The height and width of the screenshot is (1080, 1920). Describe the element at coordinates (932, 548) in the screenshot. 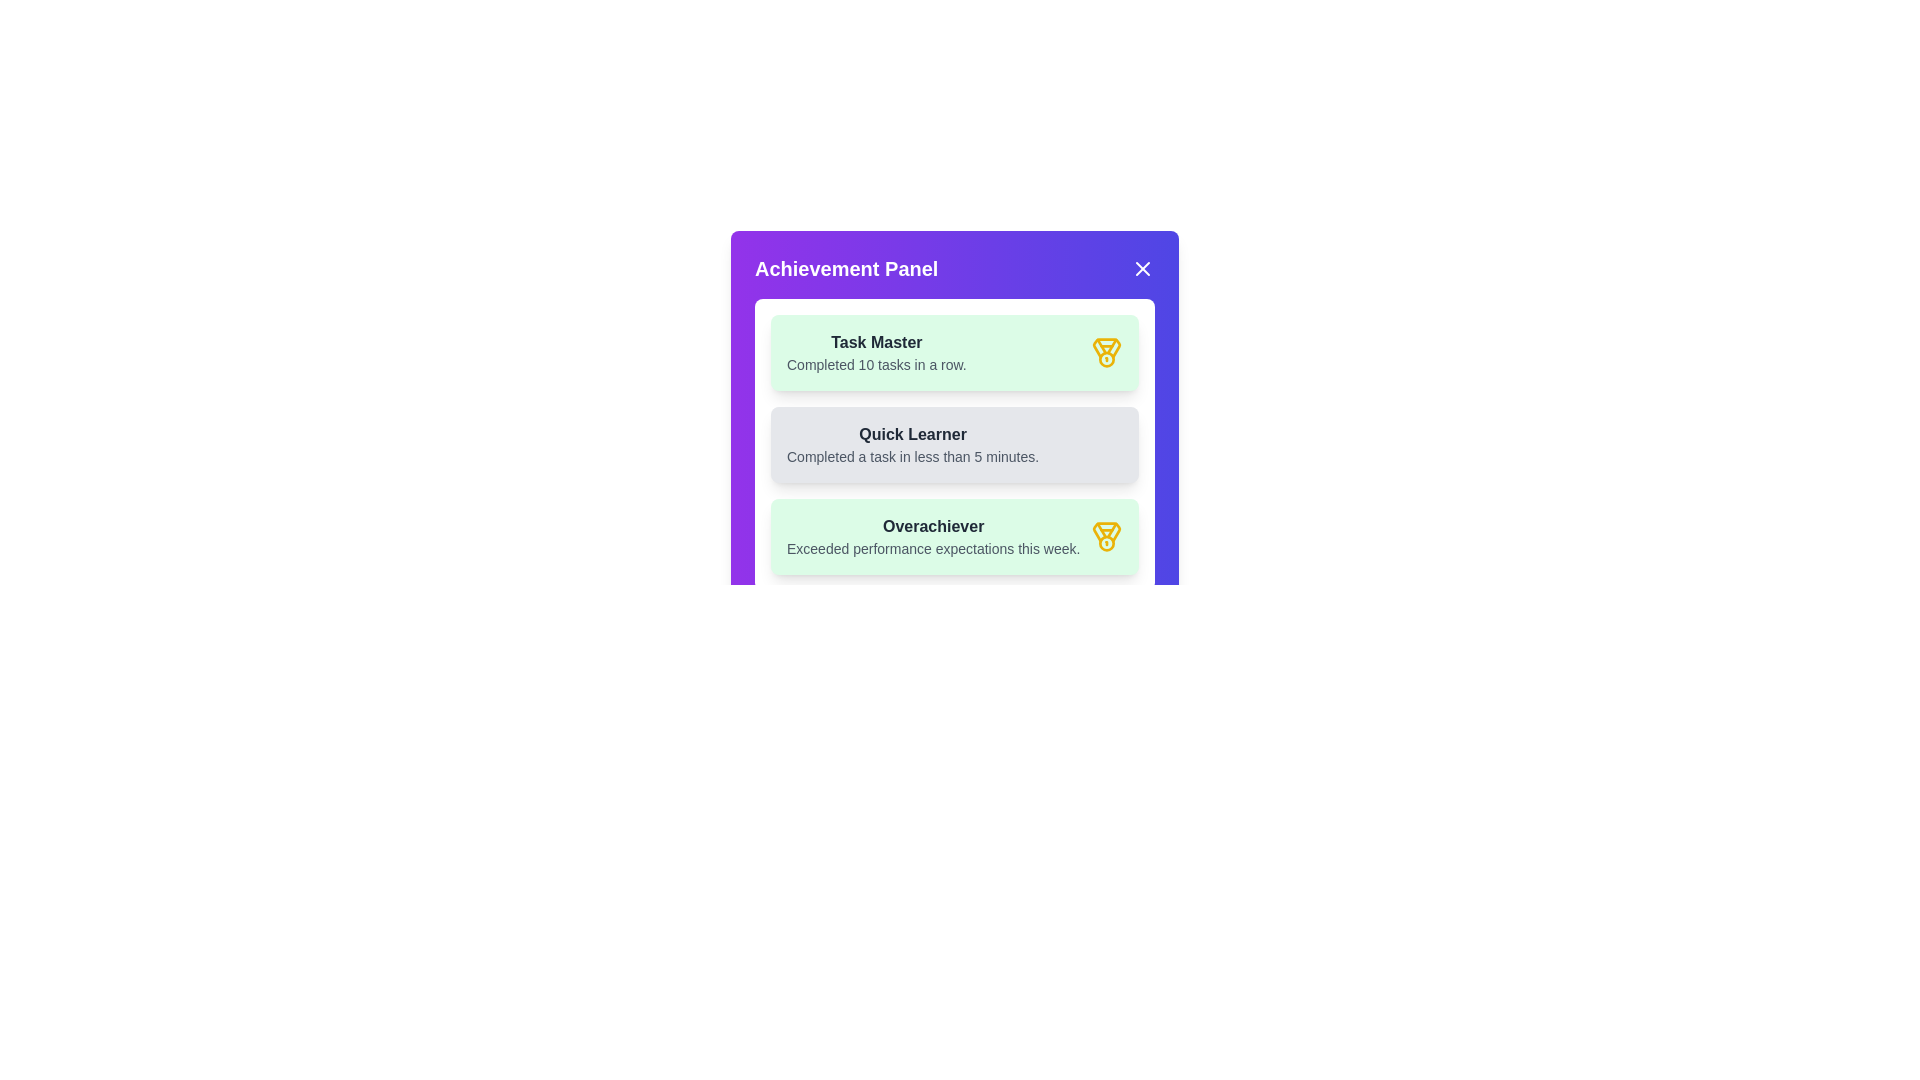

I see `the text block displaying 'Exceeded performance expectations this week.' located within the highlighted green panel titled 'Overachiever.'` at that location.